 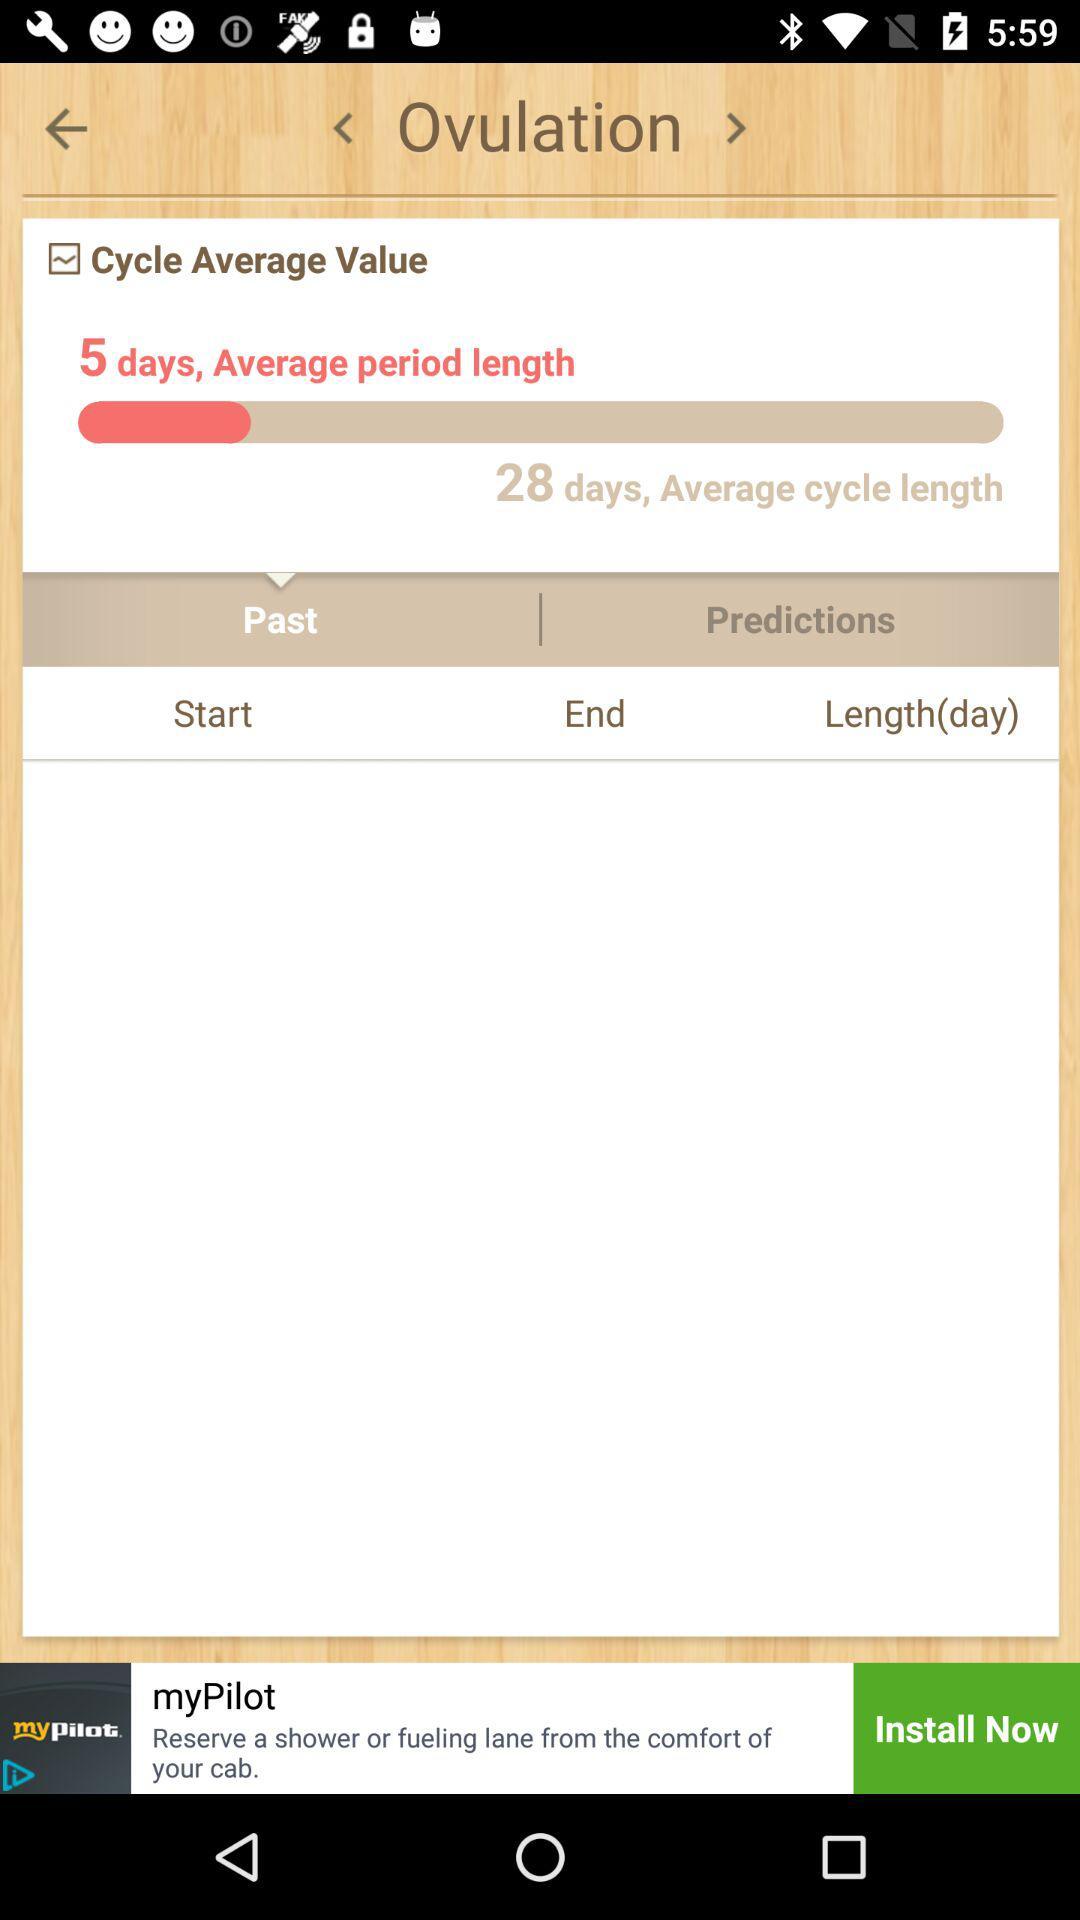 I want to click on the arrow_forward icon, so click(x=735, y=127).